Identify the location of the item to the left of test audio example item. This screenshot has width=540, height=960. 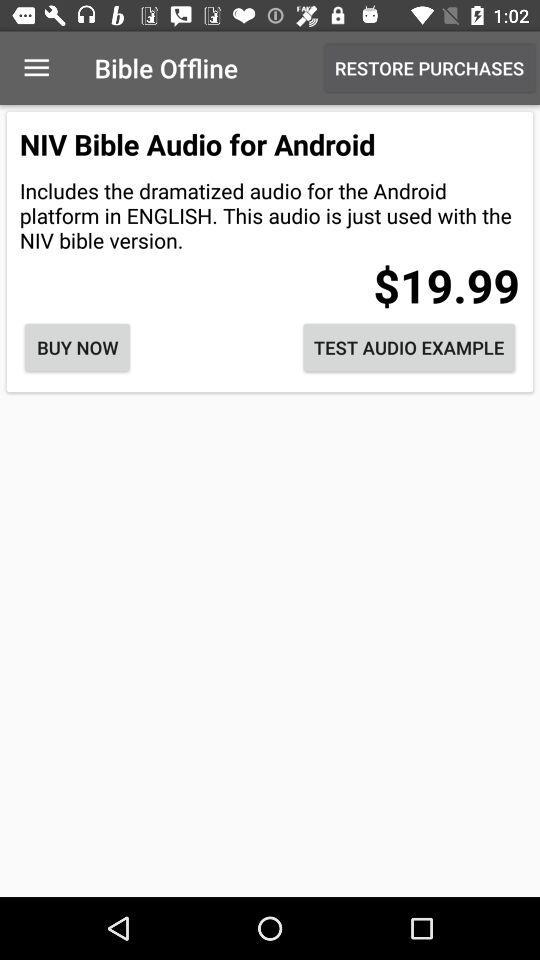
(76, 347).